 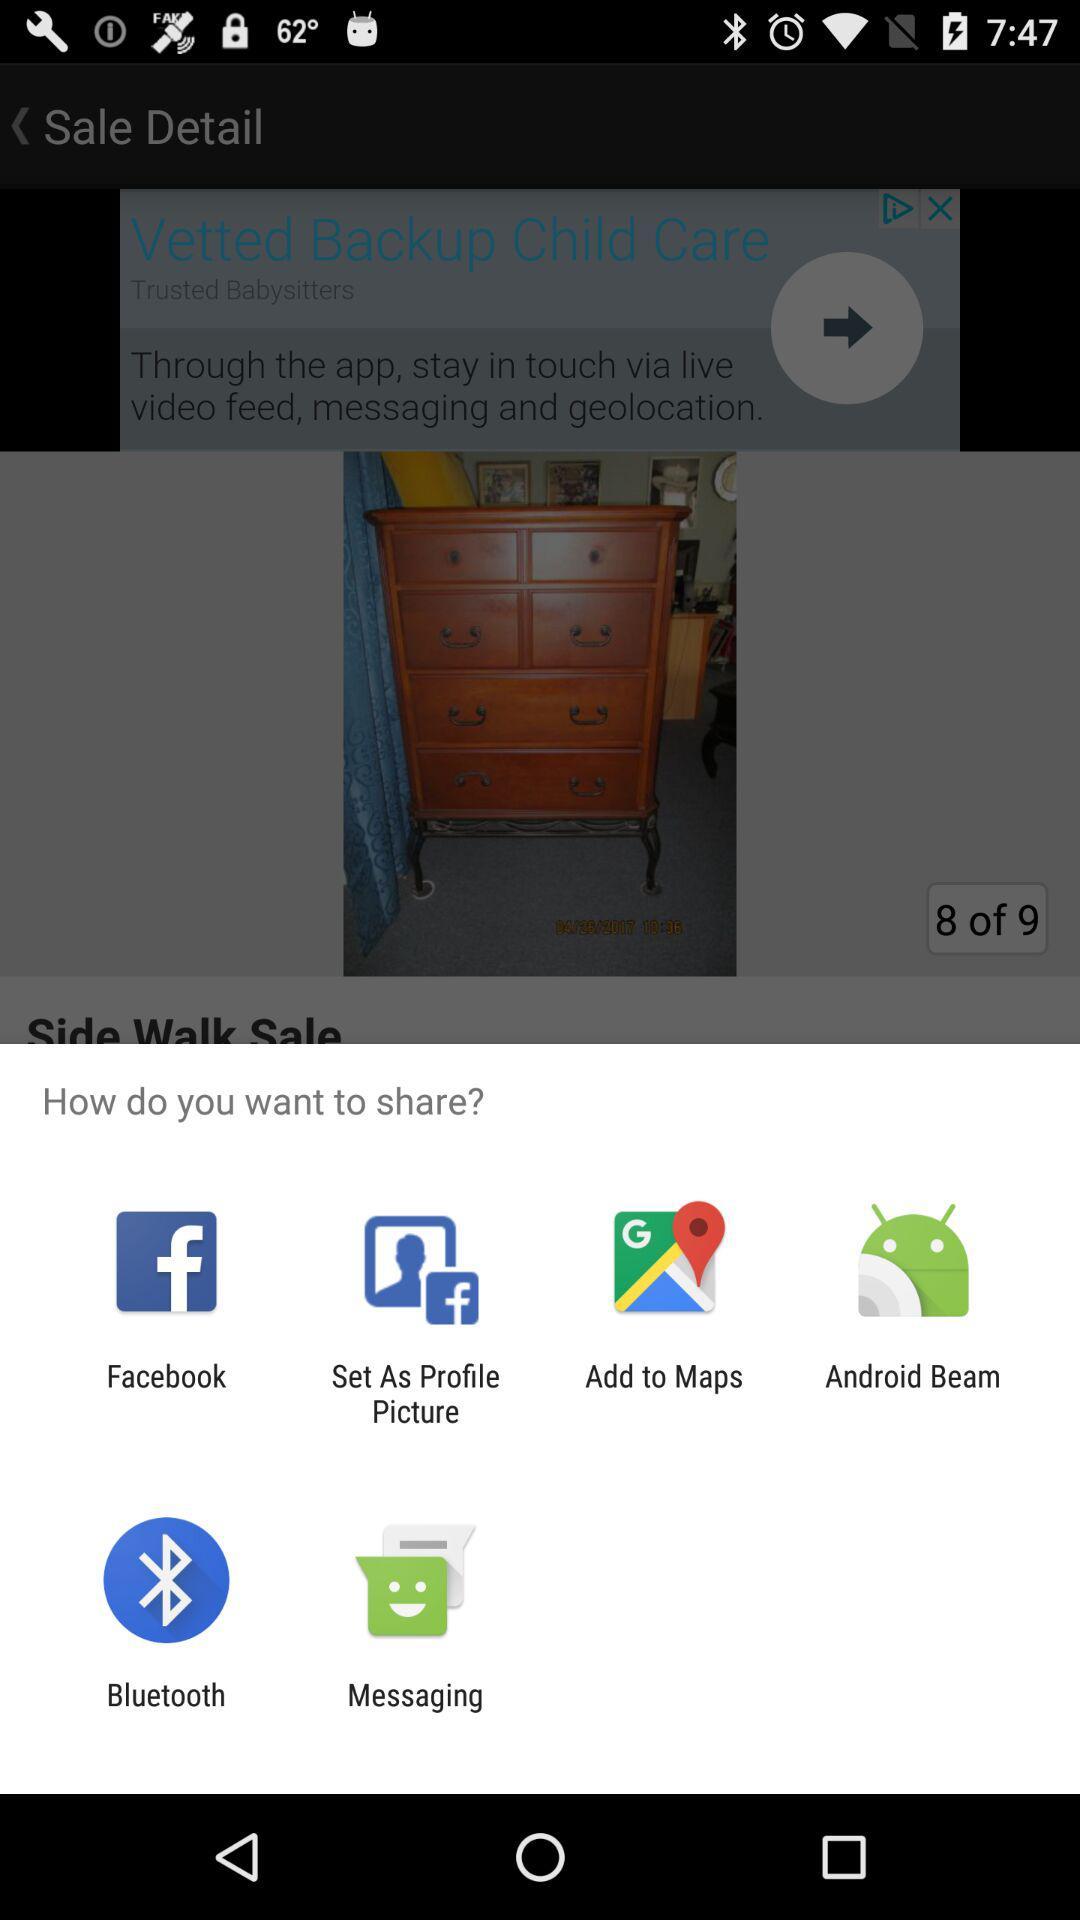 What do you see at coordinates (664, 1392) in the screenshot?
I see `the add to maps app` at bounding box center [664, 1392].